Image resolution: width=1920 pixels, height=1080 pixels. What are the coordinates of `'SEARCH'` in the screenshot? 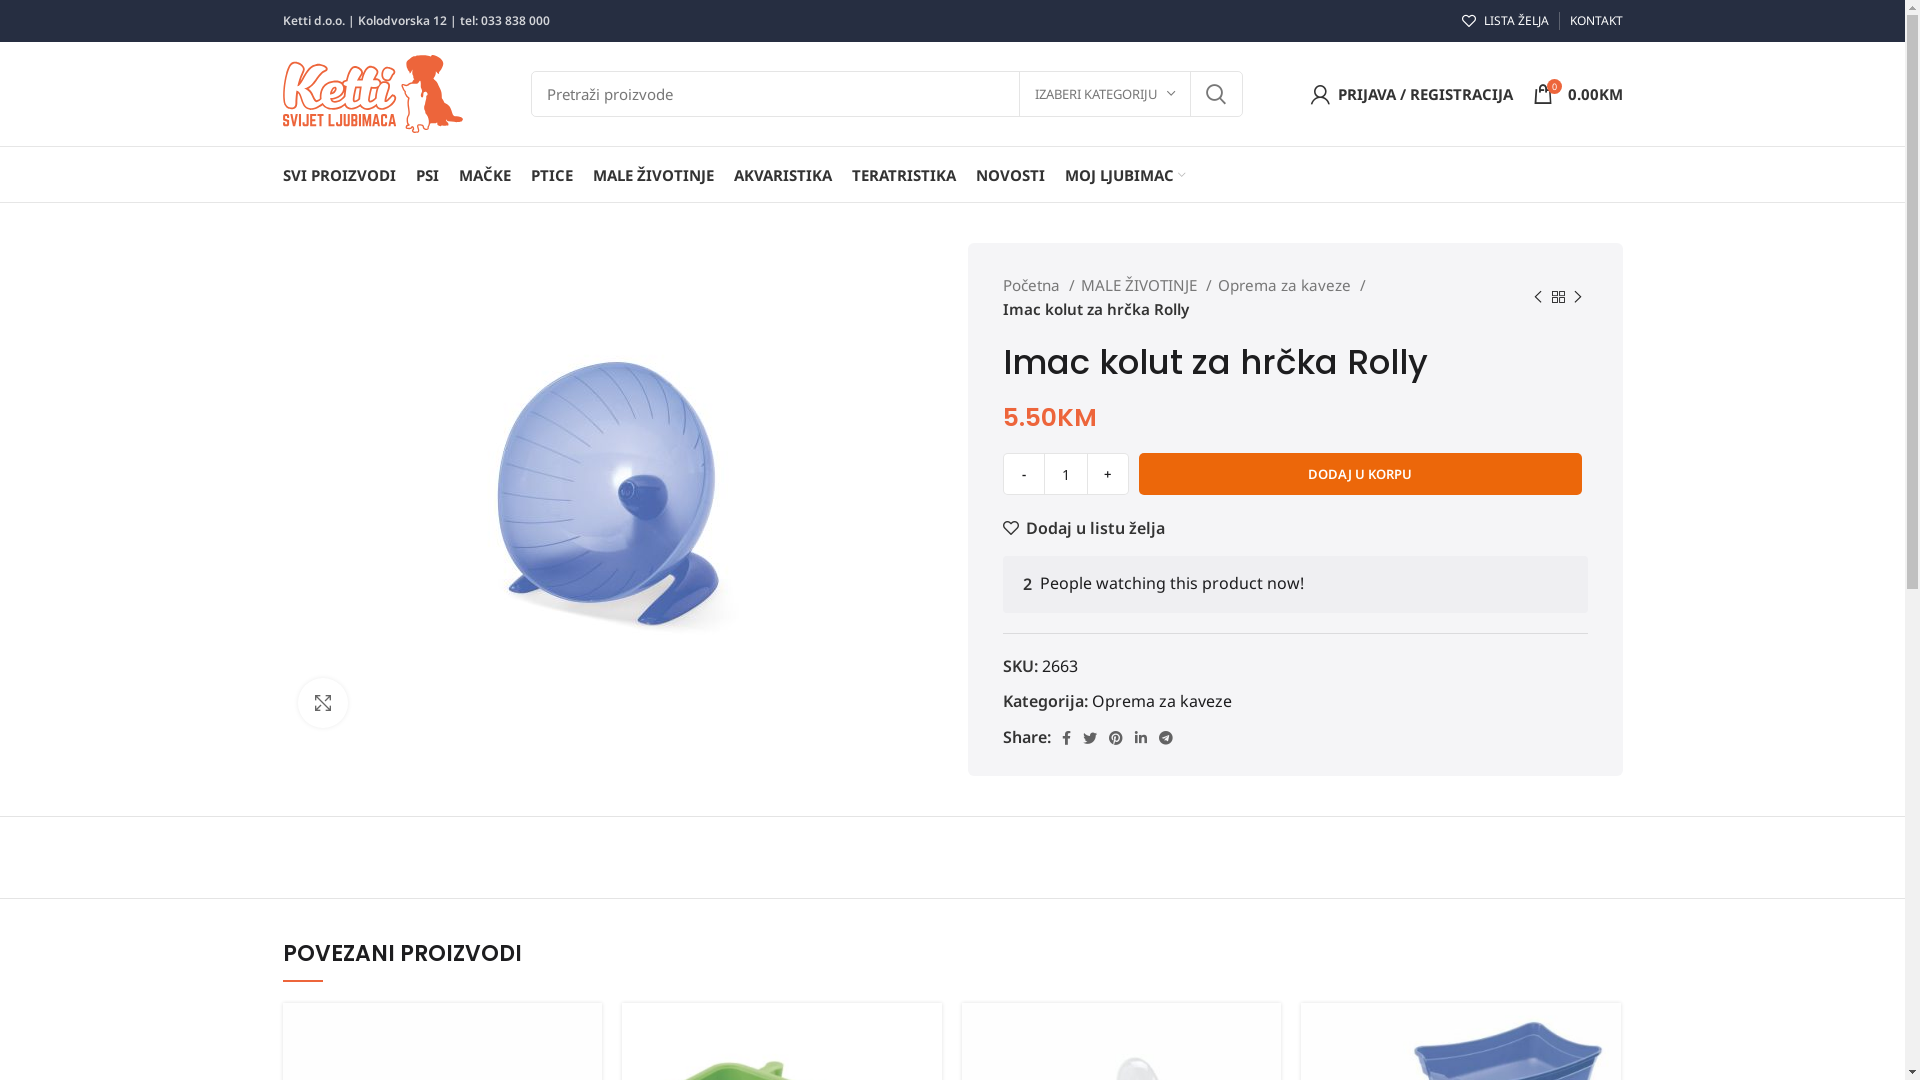 It's located at (1213, 93).